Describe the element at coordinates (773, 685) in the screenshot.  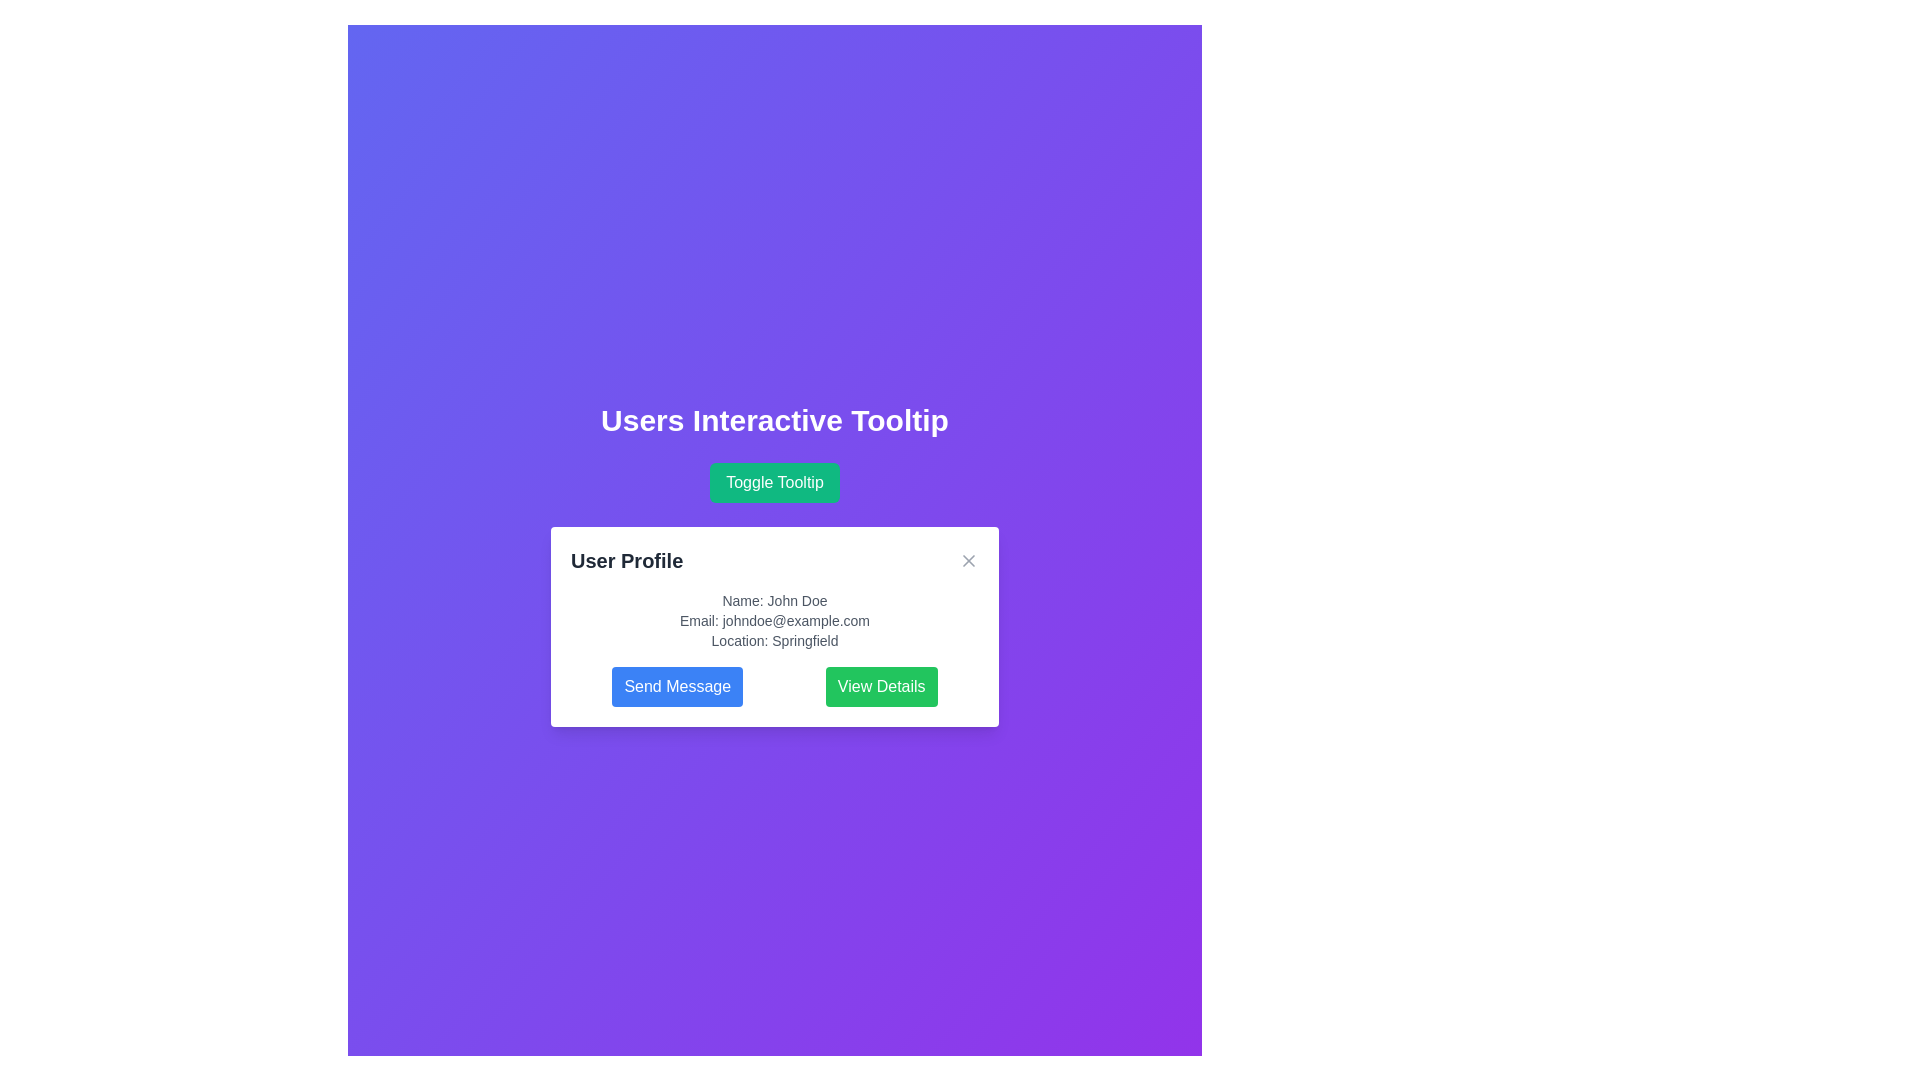
I see `the 'Send Message' button located in the button row within the 'User Profile' modal to initiate messaging` at that location.